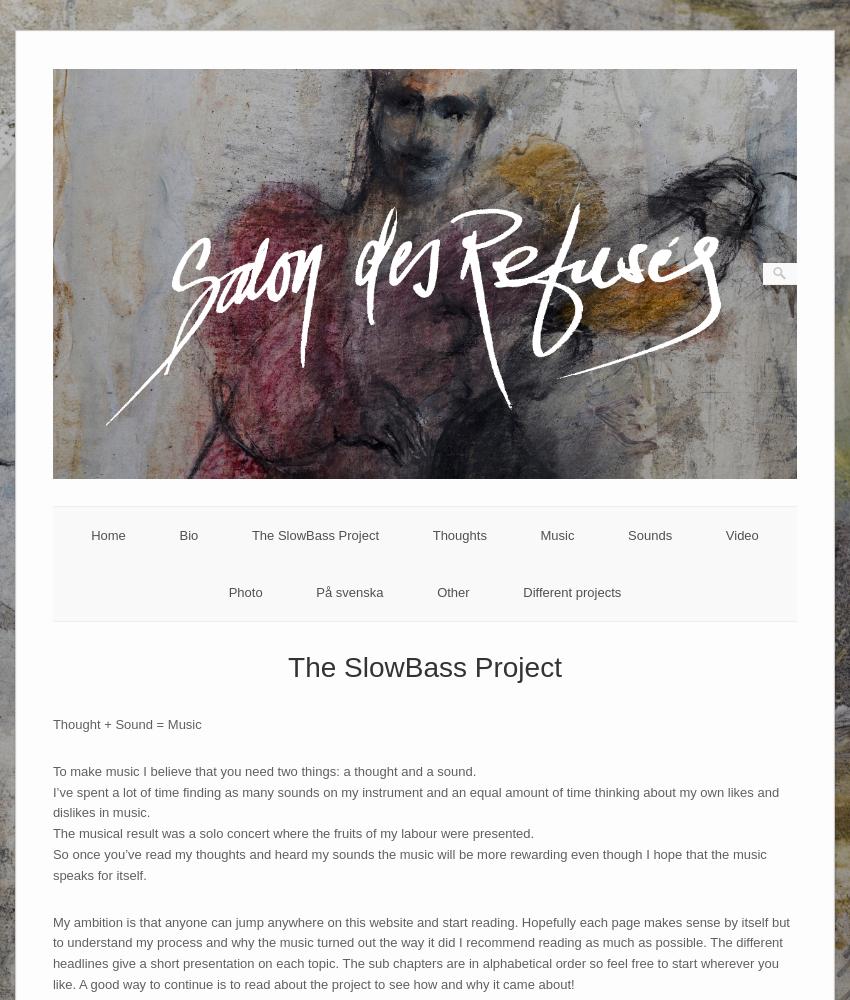  What do you see at coordinates (458, 610) in the screenshot?
I see `'From background to spotlight'` at bounding box center [458, 610].